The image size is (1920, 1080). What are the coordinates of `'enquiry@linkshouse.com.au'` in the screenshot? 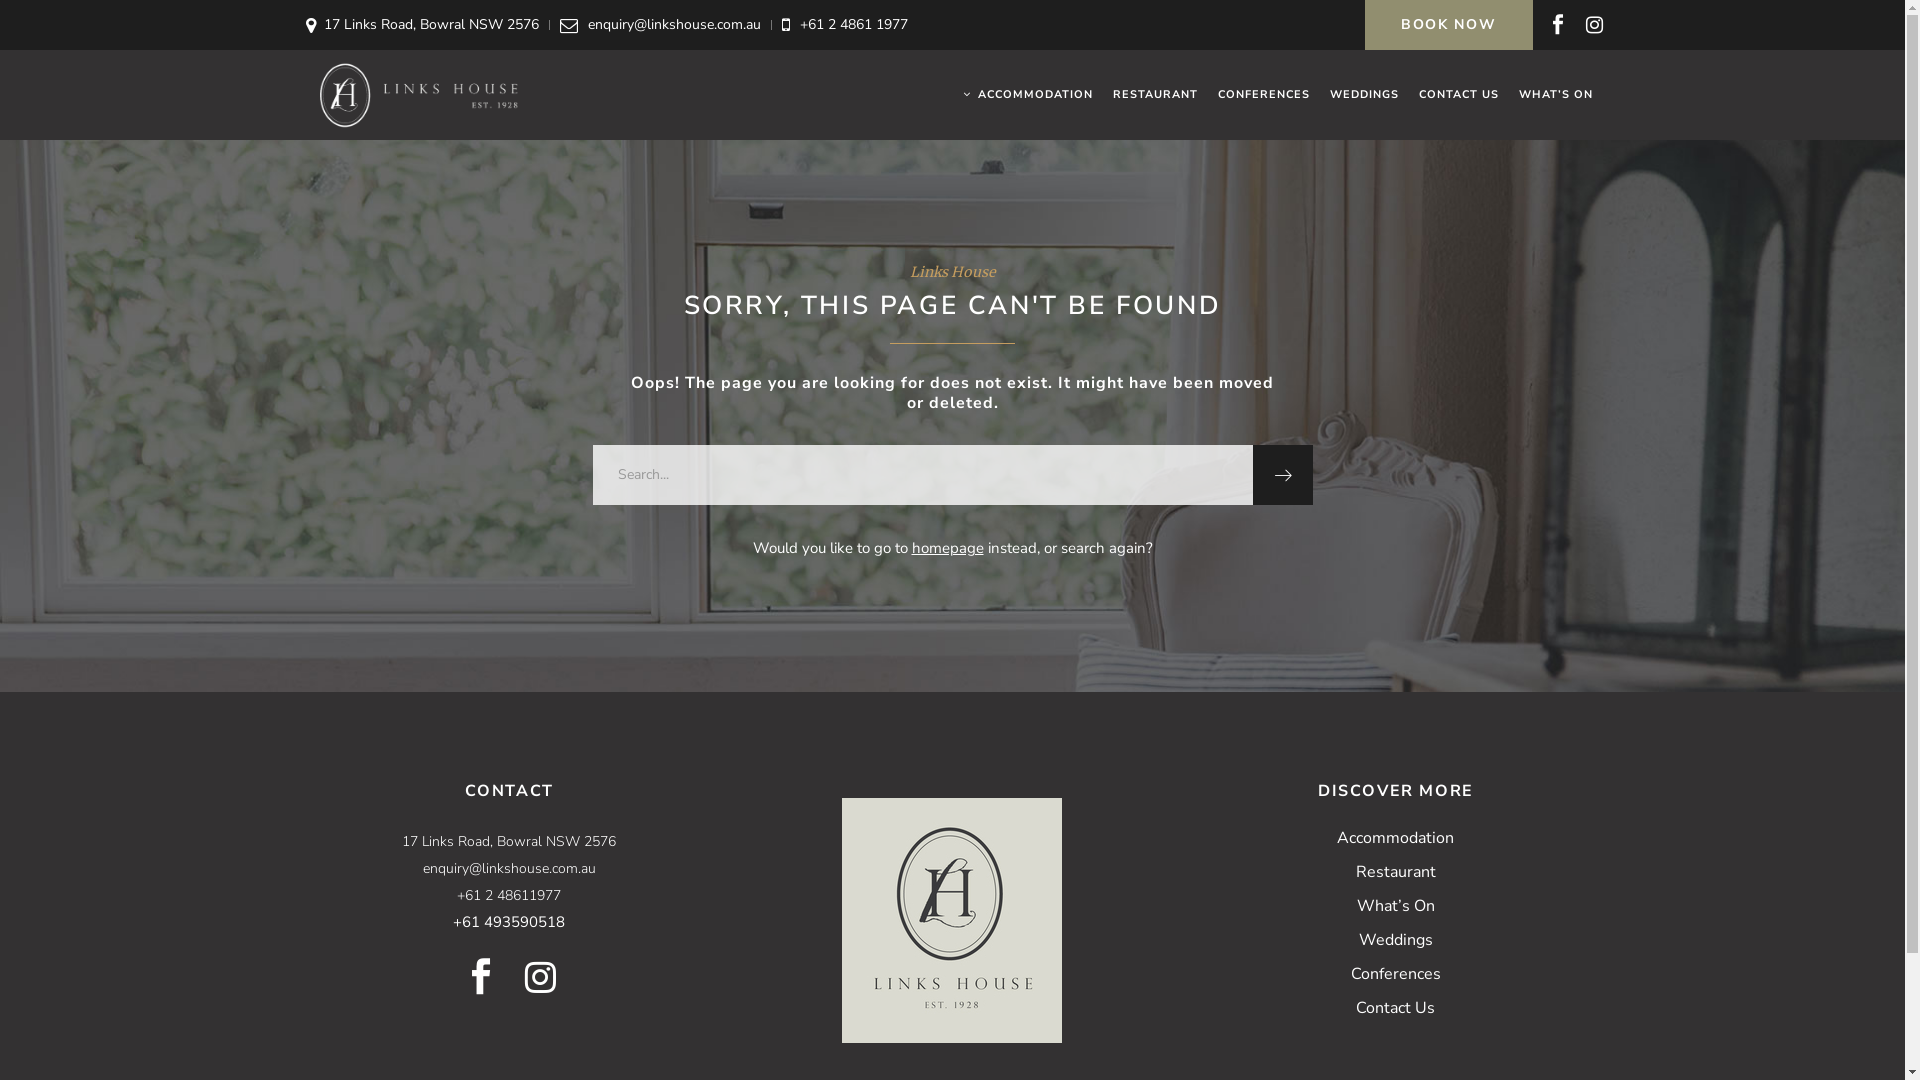 It's located at (674, 24).